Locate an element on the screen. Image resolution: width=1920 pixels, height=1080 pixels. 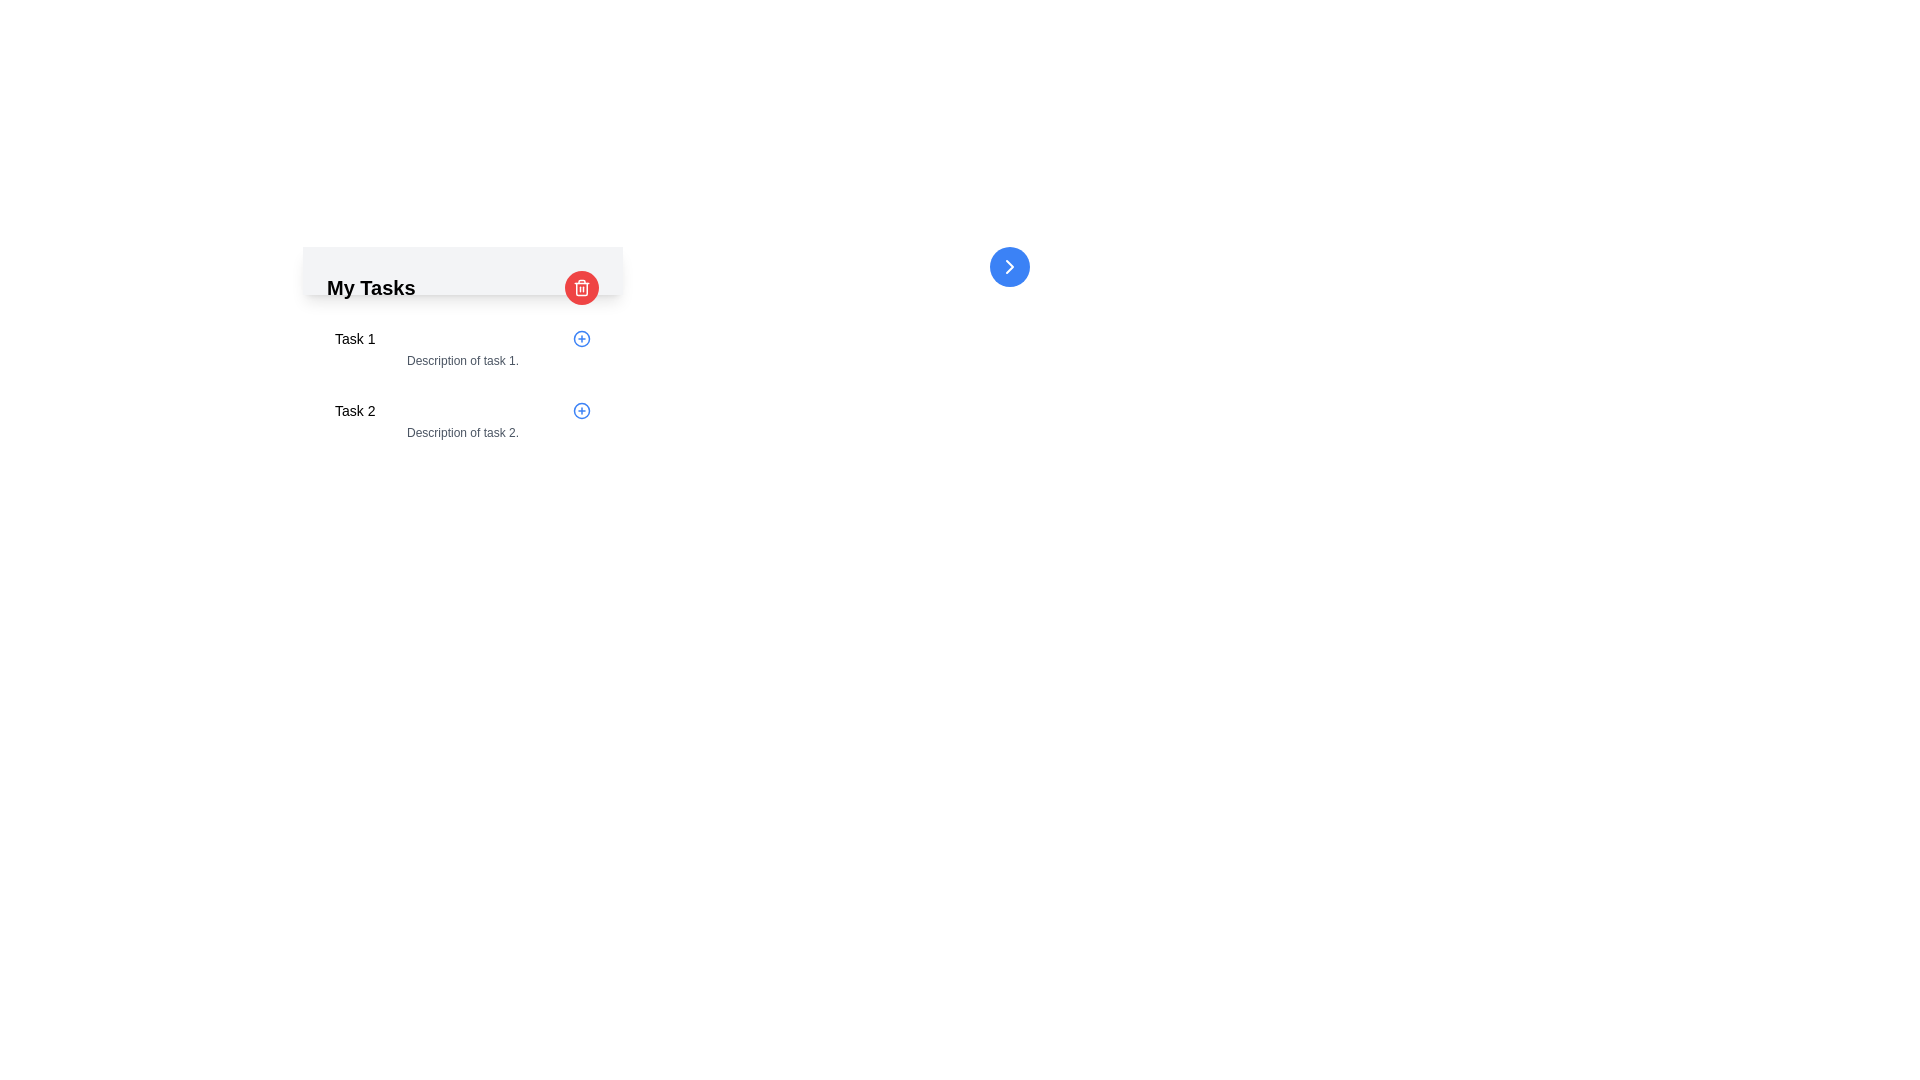
the chevron right icon, which serves as a navigational indicator is located at coordinates (1009, 265).